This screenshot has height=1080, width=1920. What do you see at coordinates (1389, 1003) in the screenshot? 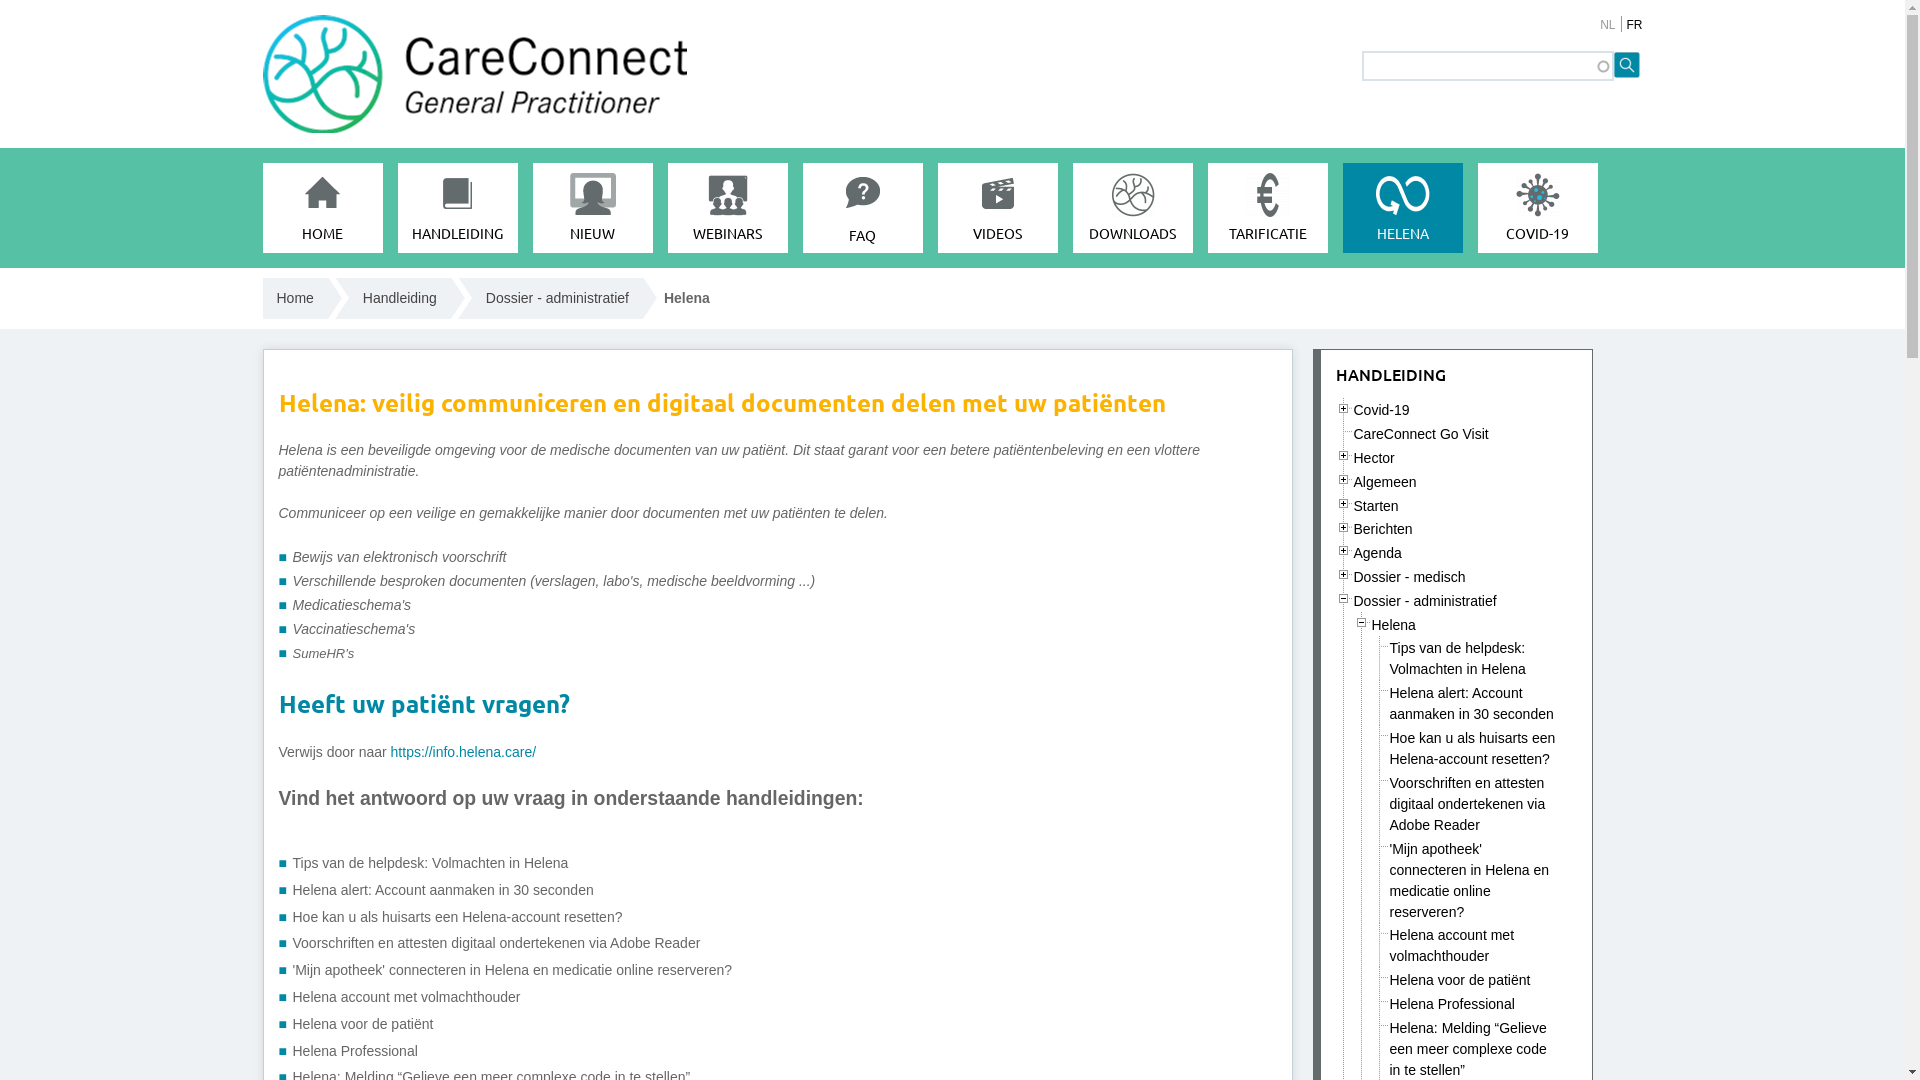
I see `'Helena Professional'` at bounding box center [1389, 1003].